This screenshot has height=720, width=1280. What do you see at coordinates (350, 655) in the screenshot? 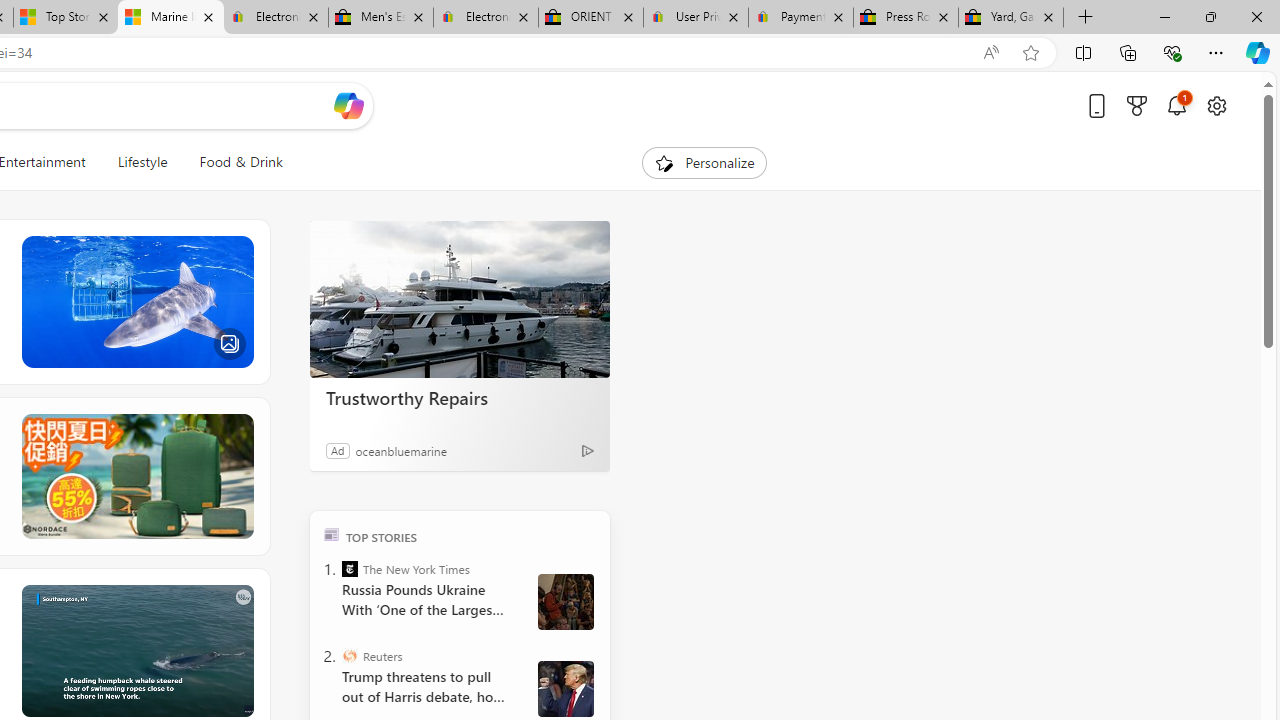
I see `'Reuters'` at bounding box center [350, 655].